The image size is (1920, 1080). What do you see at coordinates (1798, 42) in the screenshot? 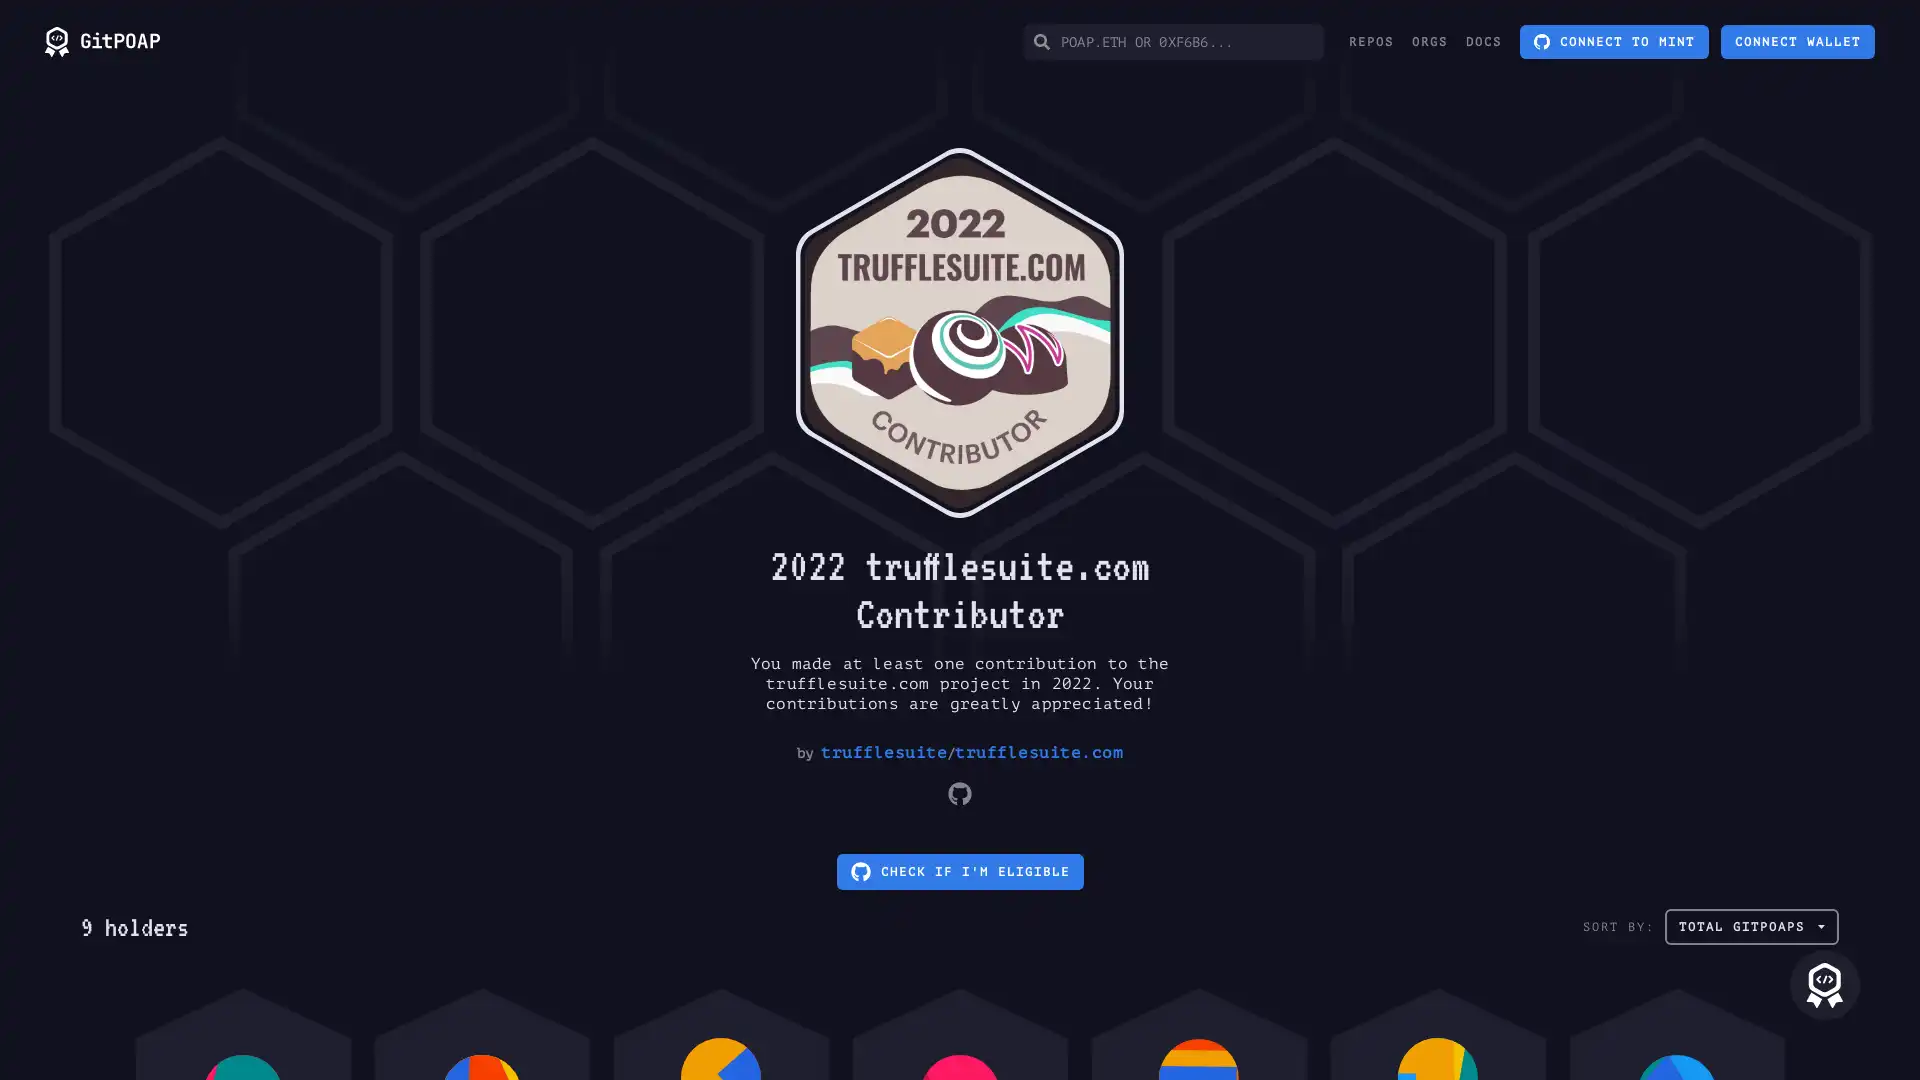
I see `CONNECT WALLET` at bounding box center [1798, 42].